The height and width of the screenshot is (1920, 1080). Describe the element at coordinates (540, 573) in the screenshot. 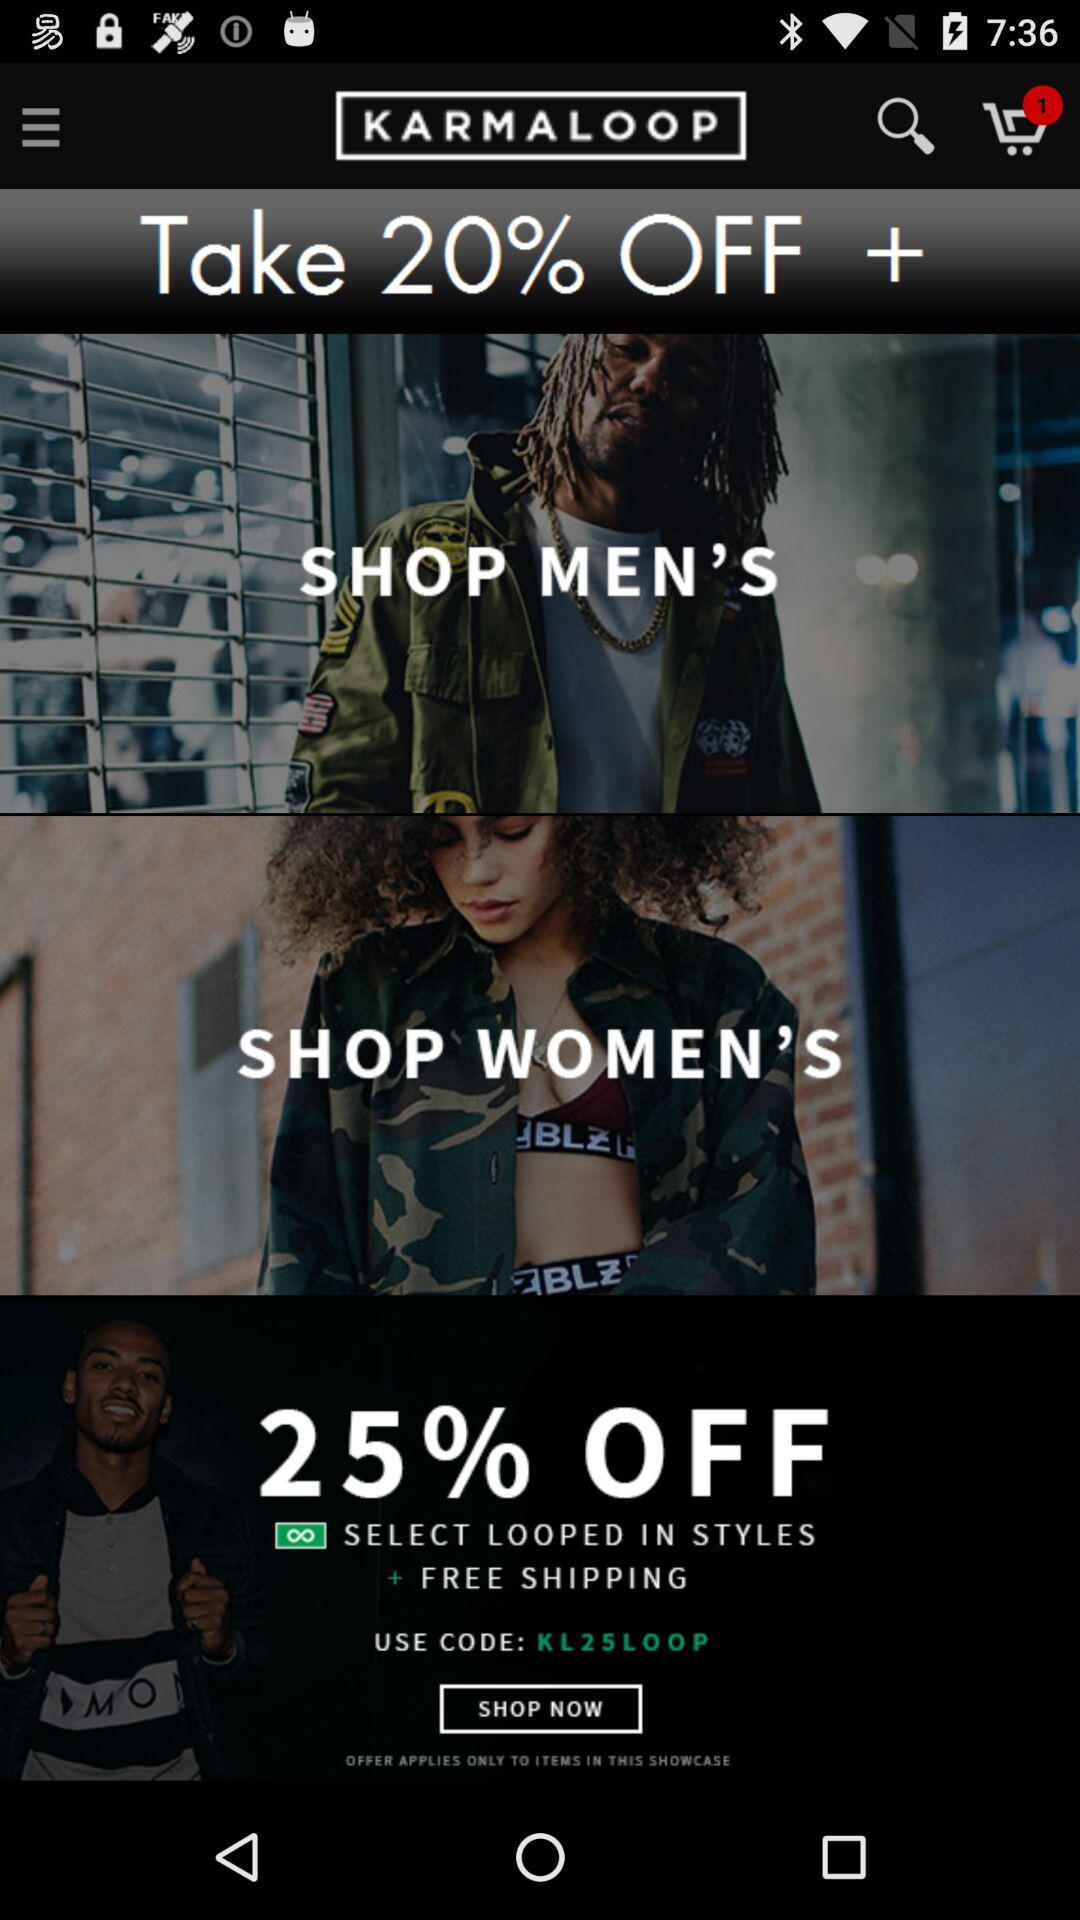

I see `men 's items` at that location.